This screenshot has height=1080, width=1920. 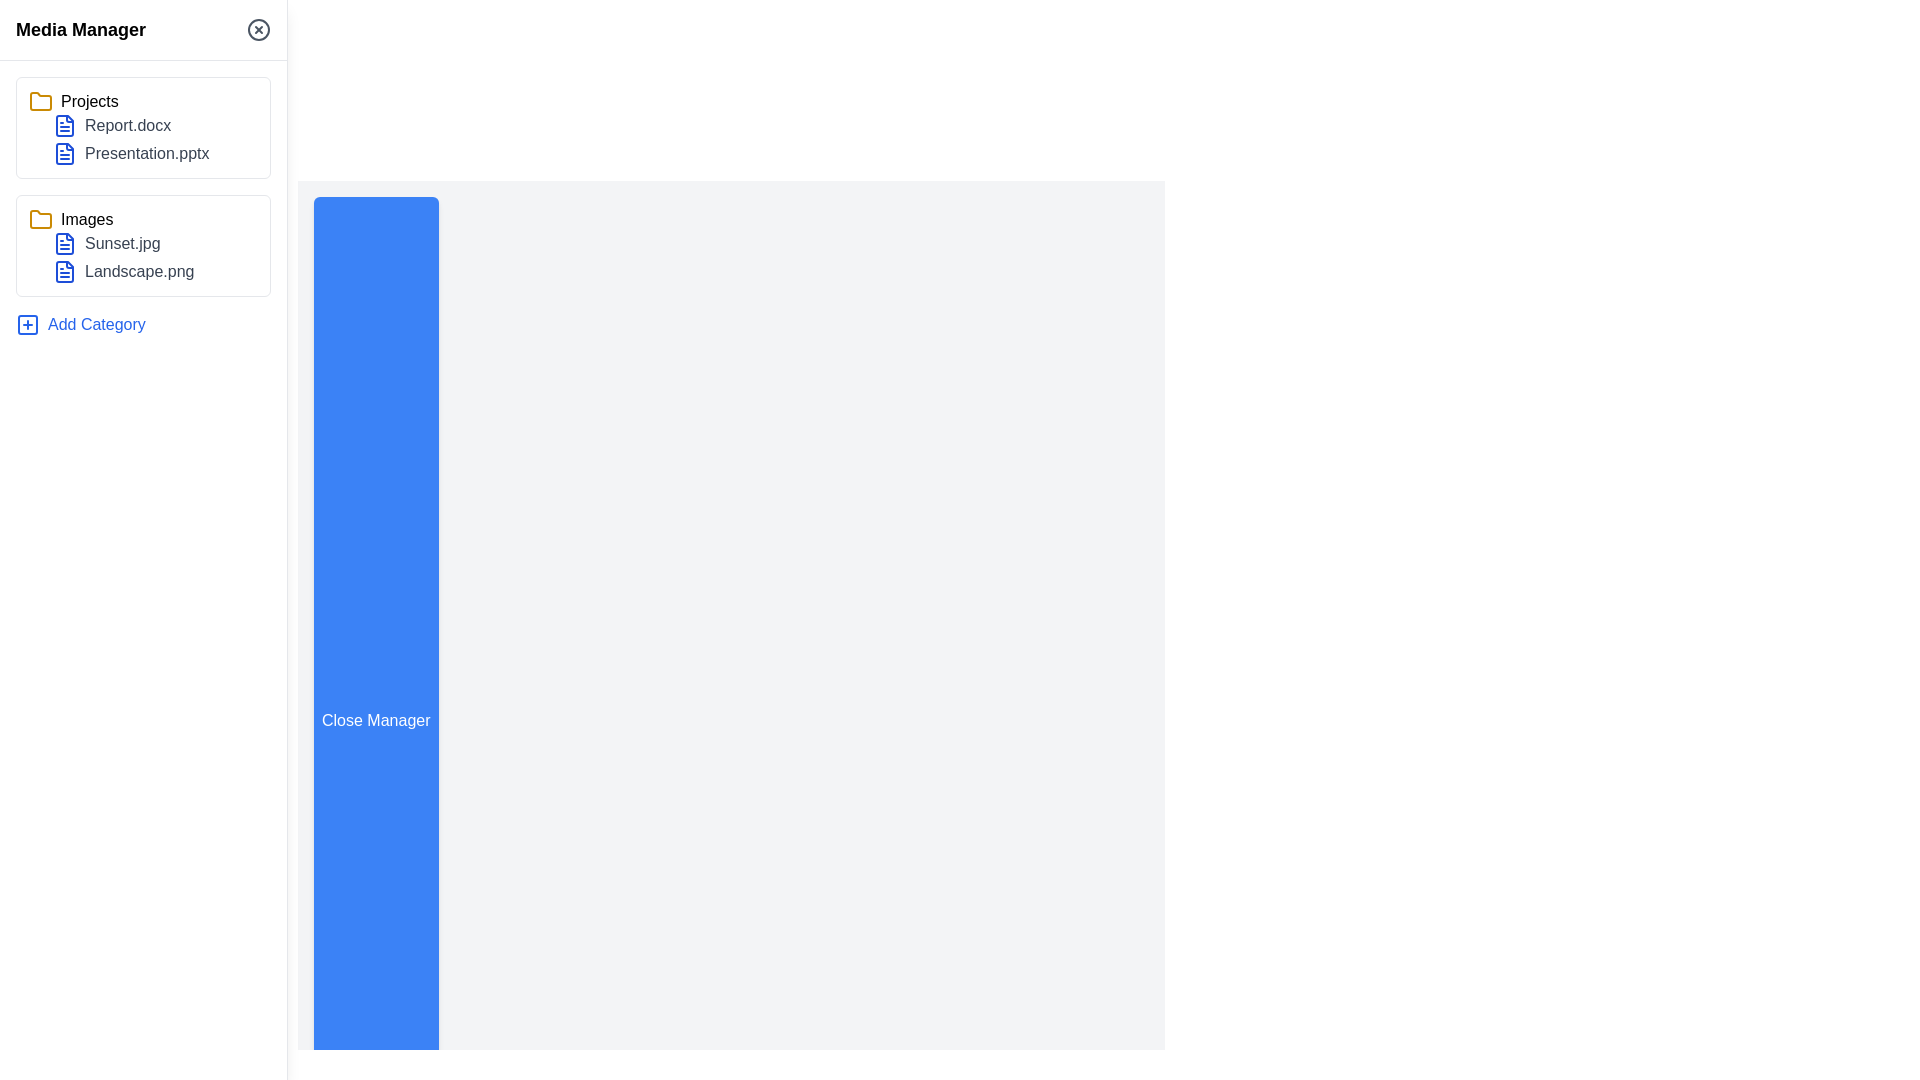 I want to click on the small blue document icon located to the left of the text 'Presentation.pptx' in the 'Projects' folder section of the Media Manager, so click(x=65, y=153).